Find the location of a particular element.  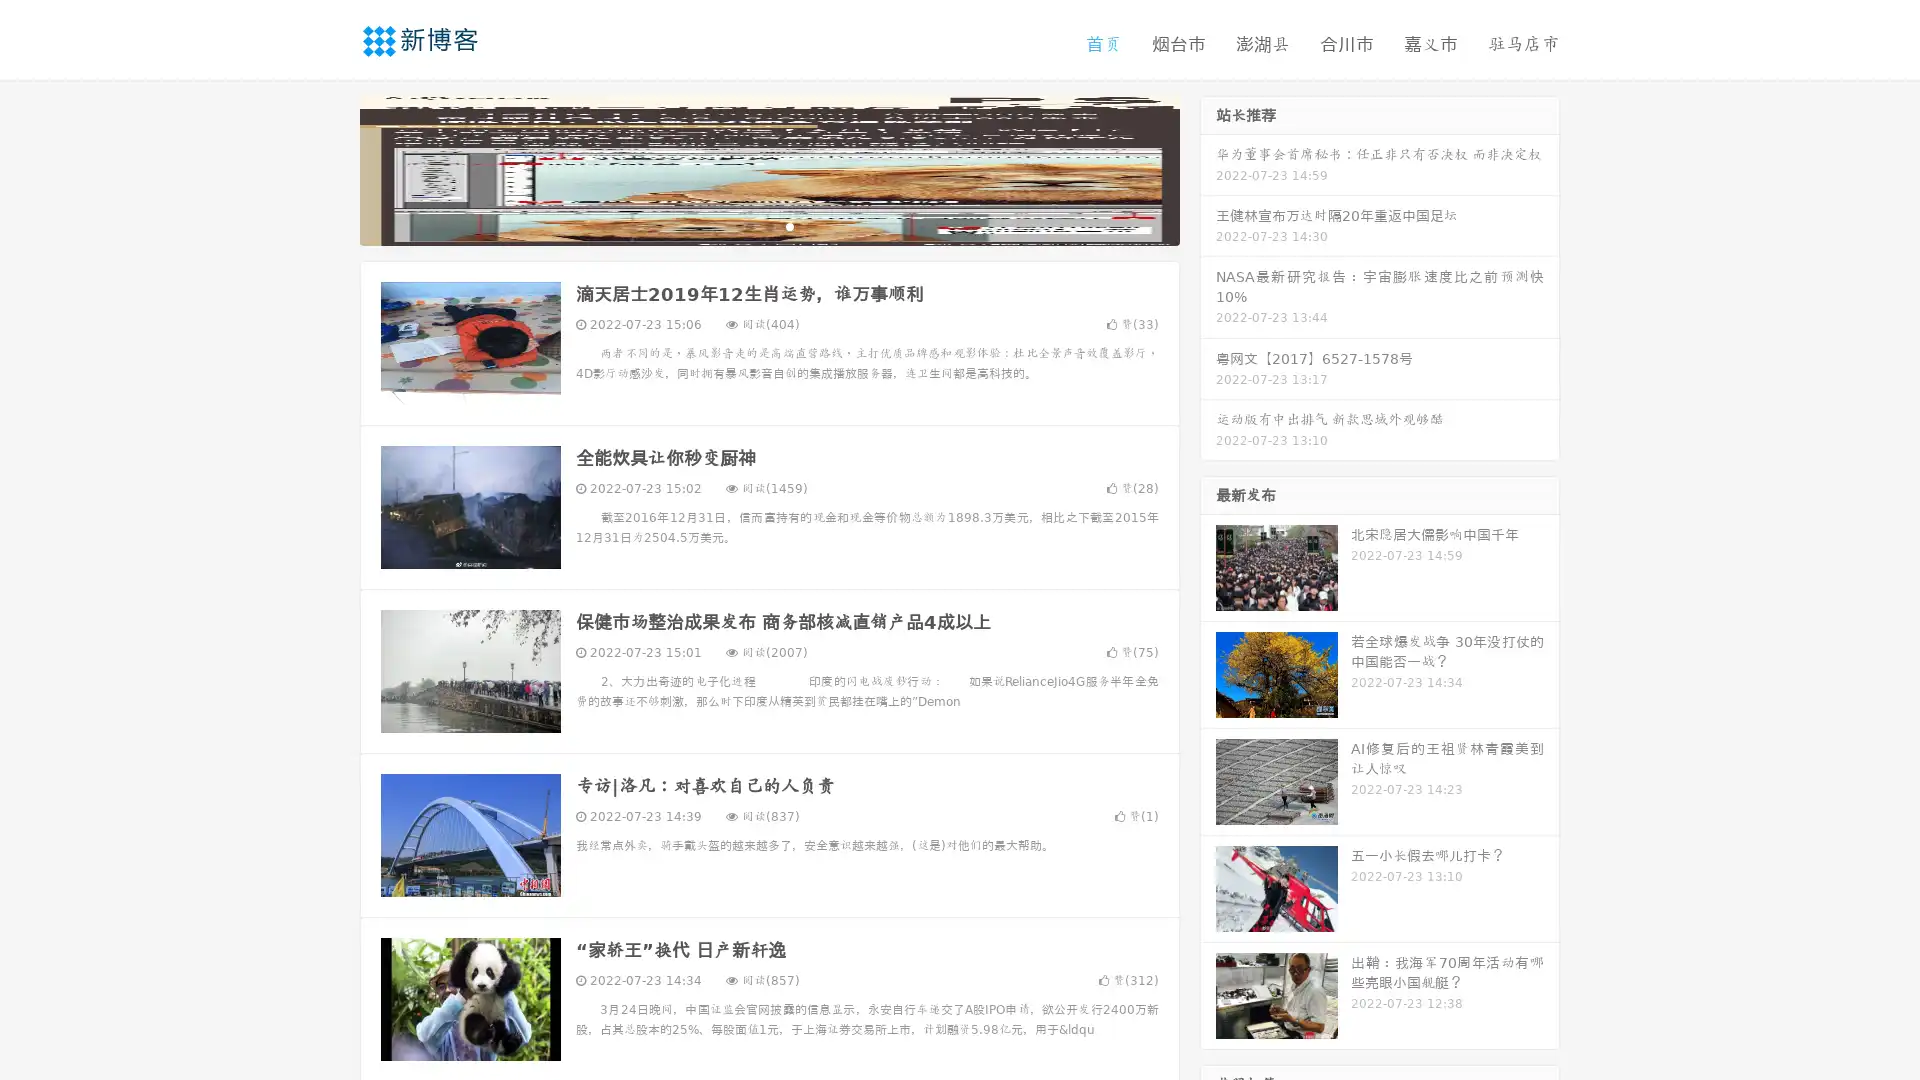

Go to slide 3 is located at coordinates (789, 225).